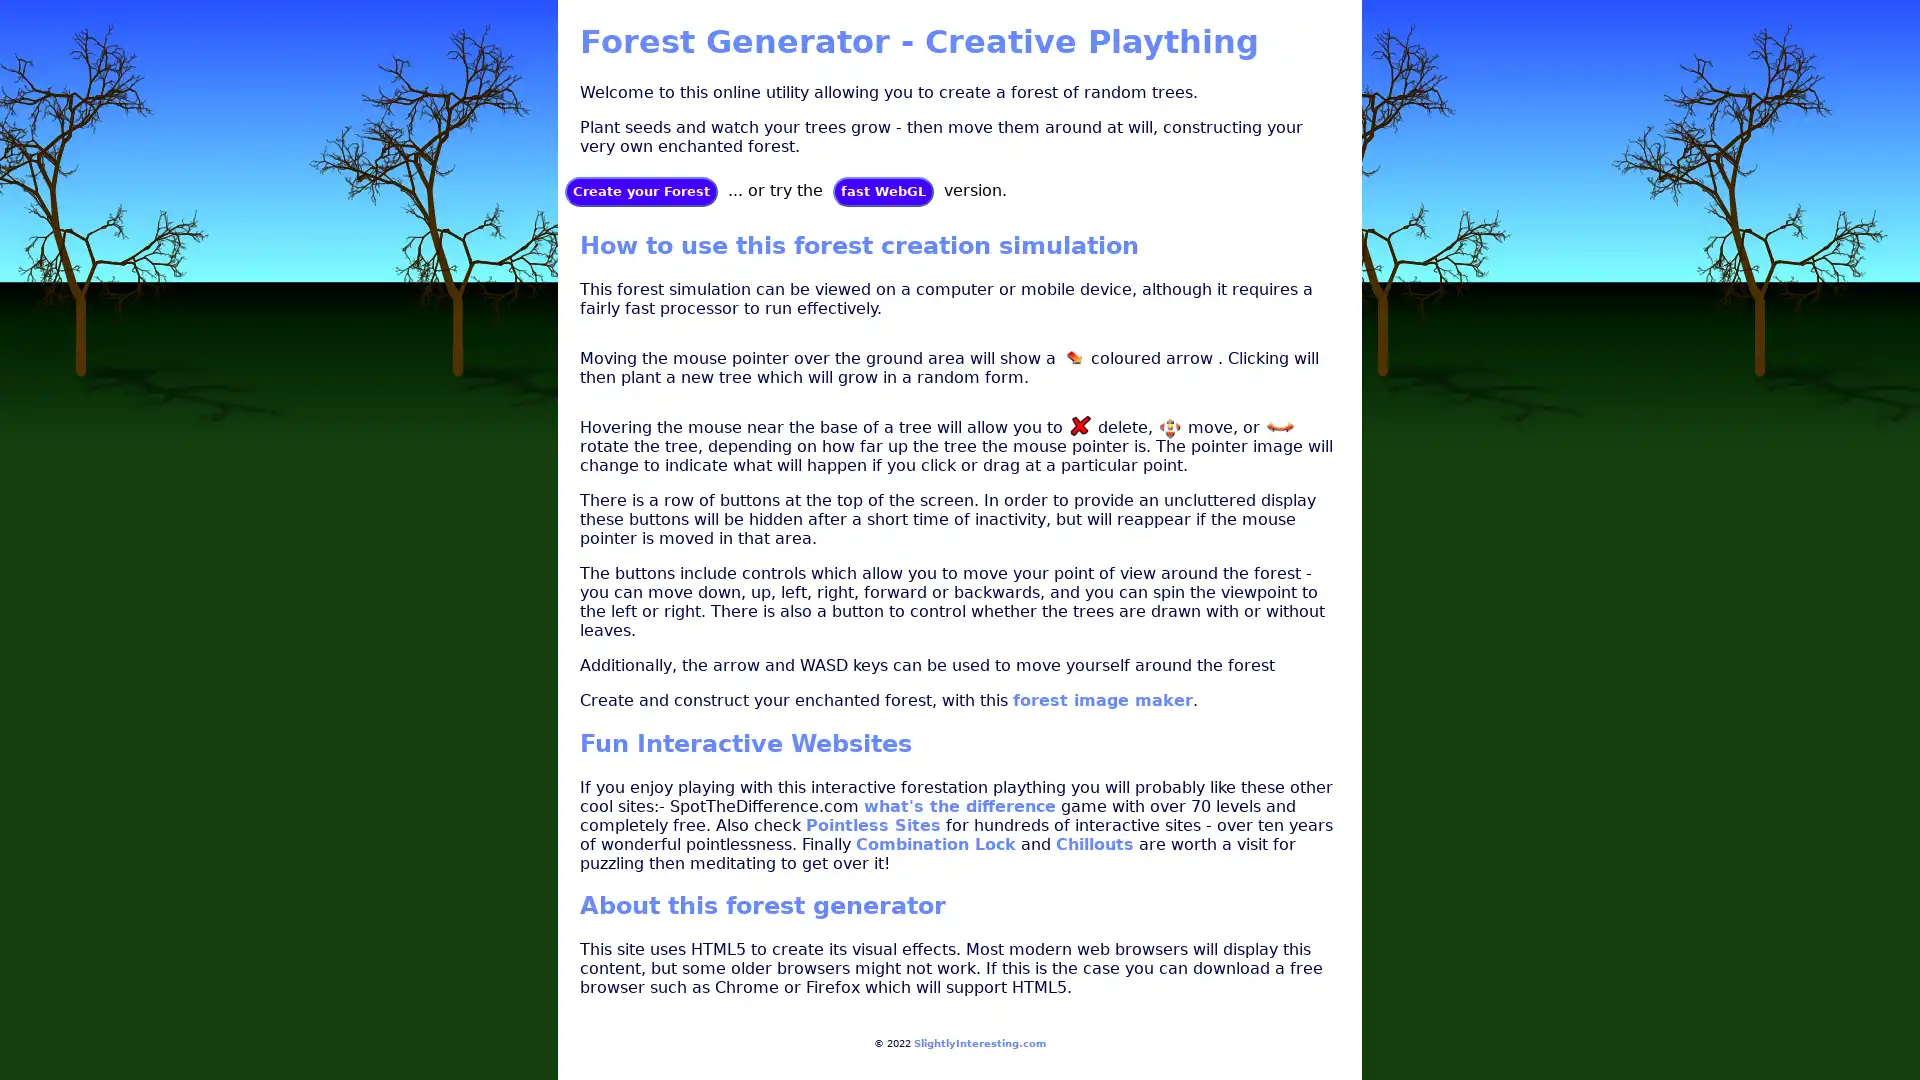 This screenshot has width=1920, height=1080. What do you see at coordinates (882, 191) in the screenshot?
I see `fast WebGL` at bounding box center [882, 191].